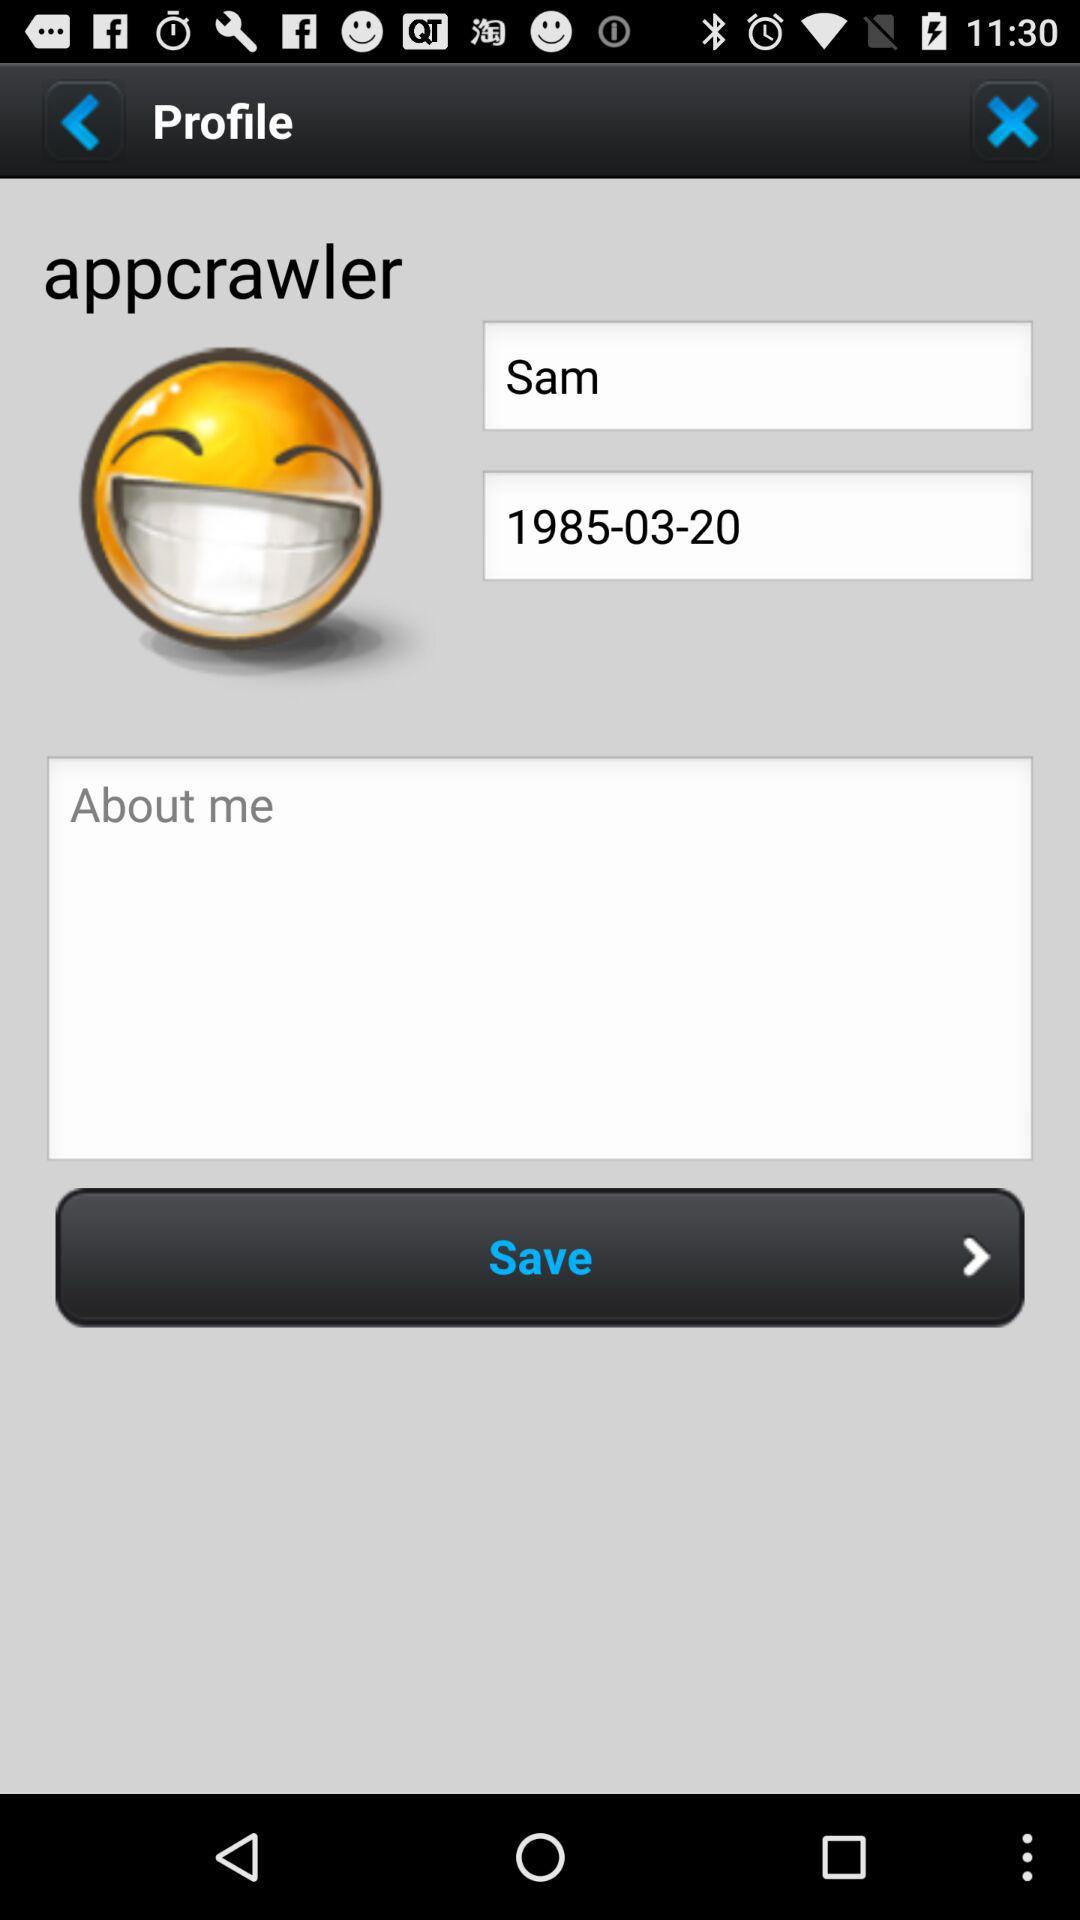 The height and width of the screenshot is (1920, 1080). What do you see at coordinates (1011, 119) in the screenshot?
I see `click cancel` at bounding box center [1011, 119].